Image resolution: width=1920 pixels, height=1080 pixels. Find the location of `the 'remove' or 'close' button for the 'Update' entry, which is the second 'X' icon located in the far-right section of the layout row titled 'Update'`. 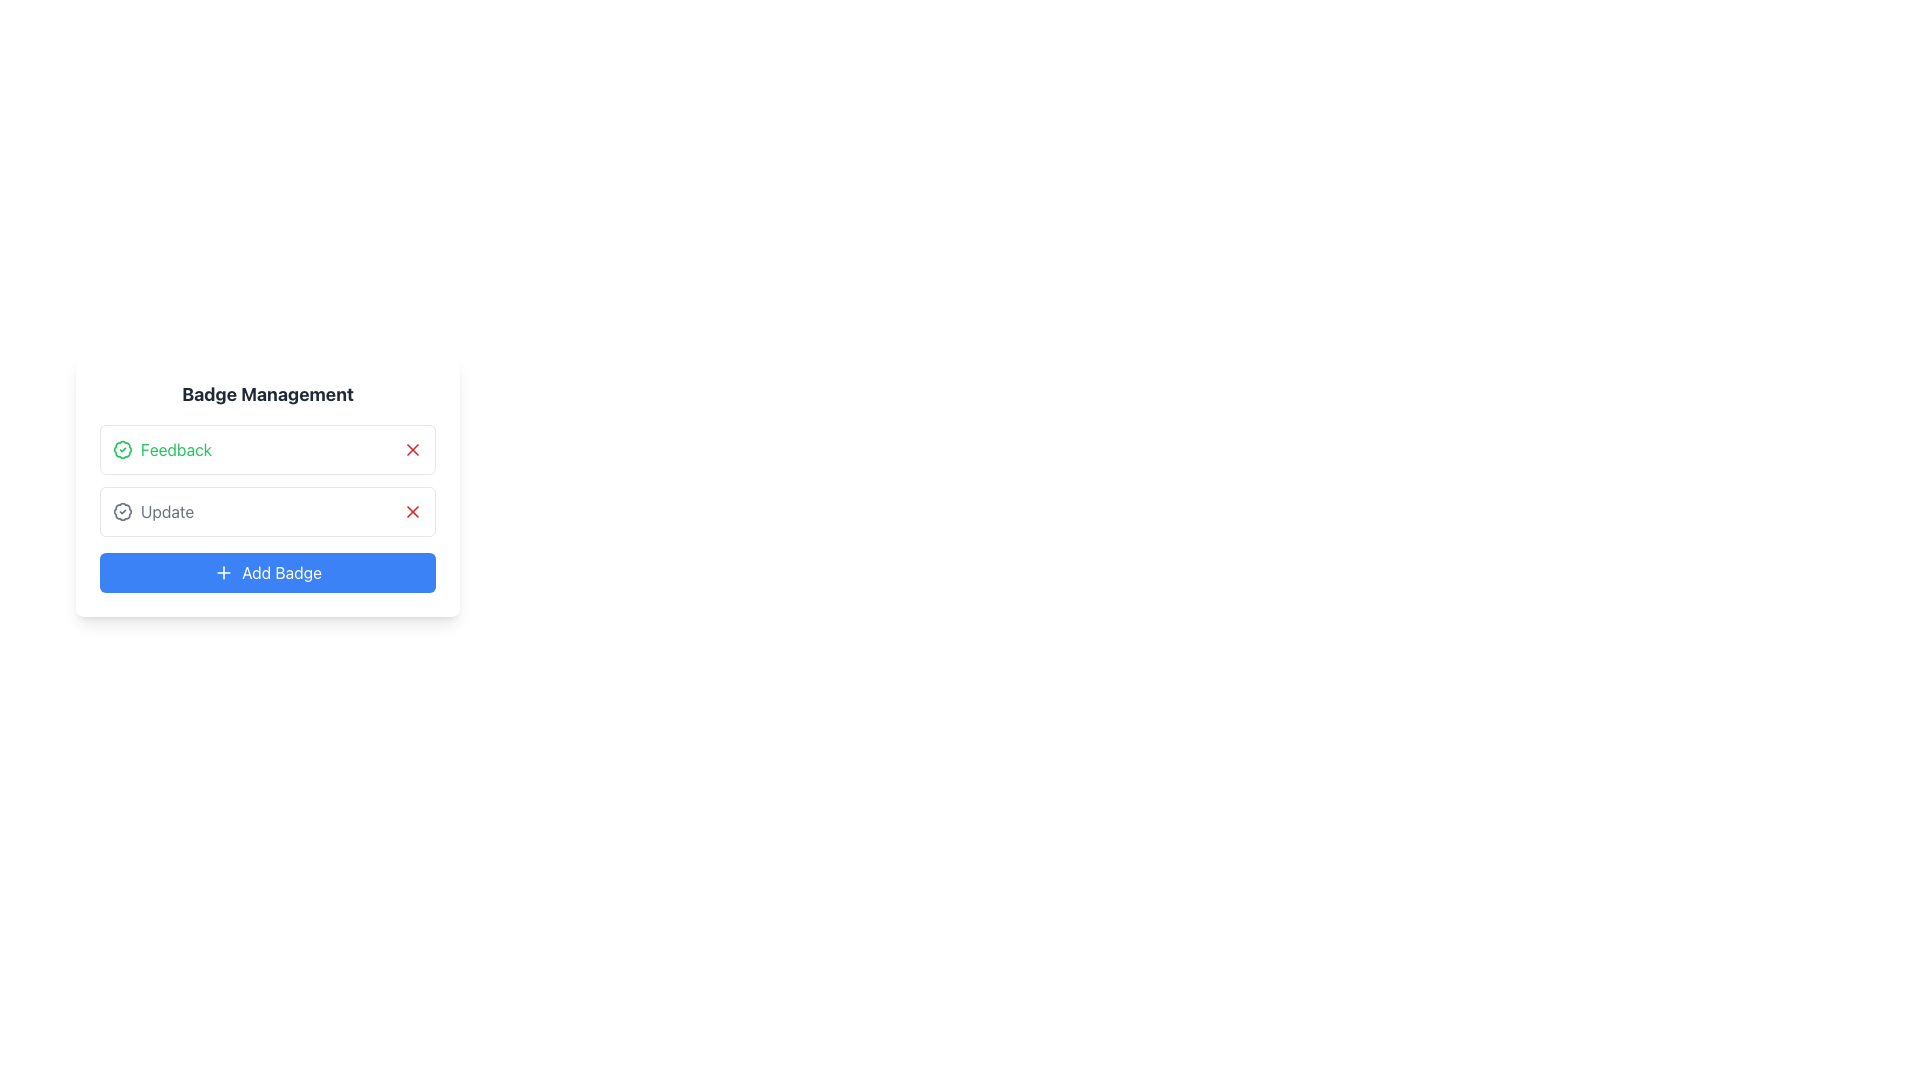

the 'remove' or 'close' button for the 'Update' entry, which is the second 'X' icon located in the far-right section of the layout row titled 'Update' is located at coordinates (411, 511).